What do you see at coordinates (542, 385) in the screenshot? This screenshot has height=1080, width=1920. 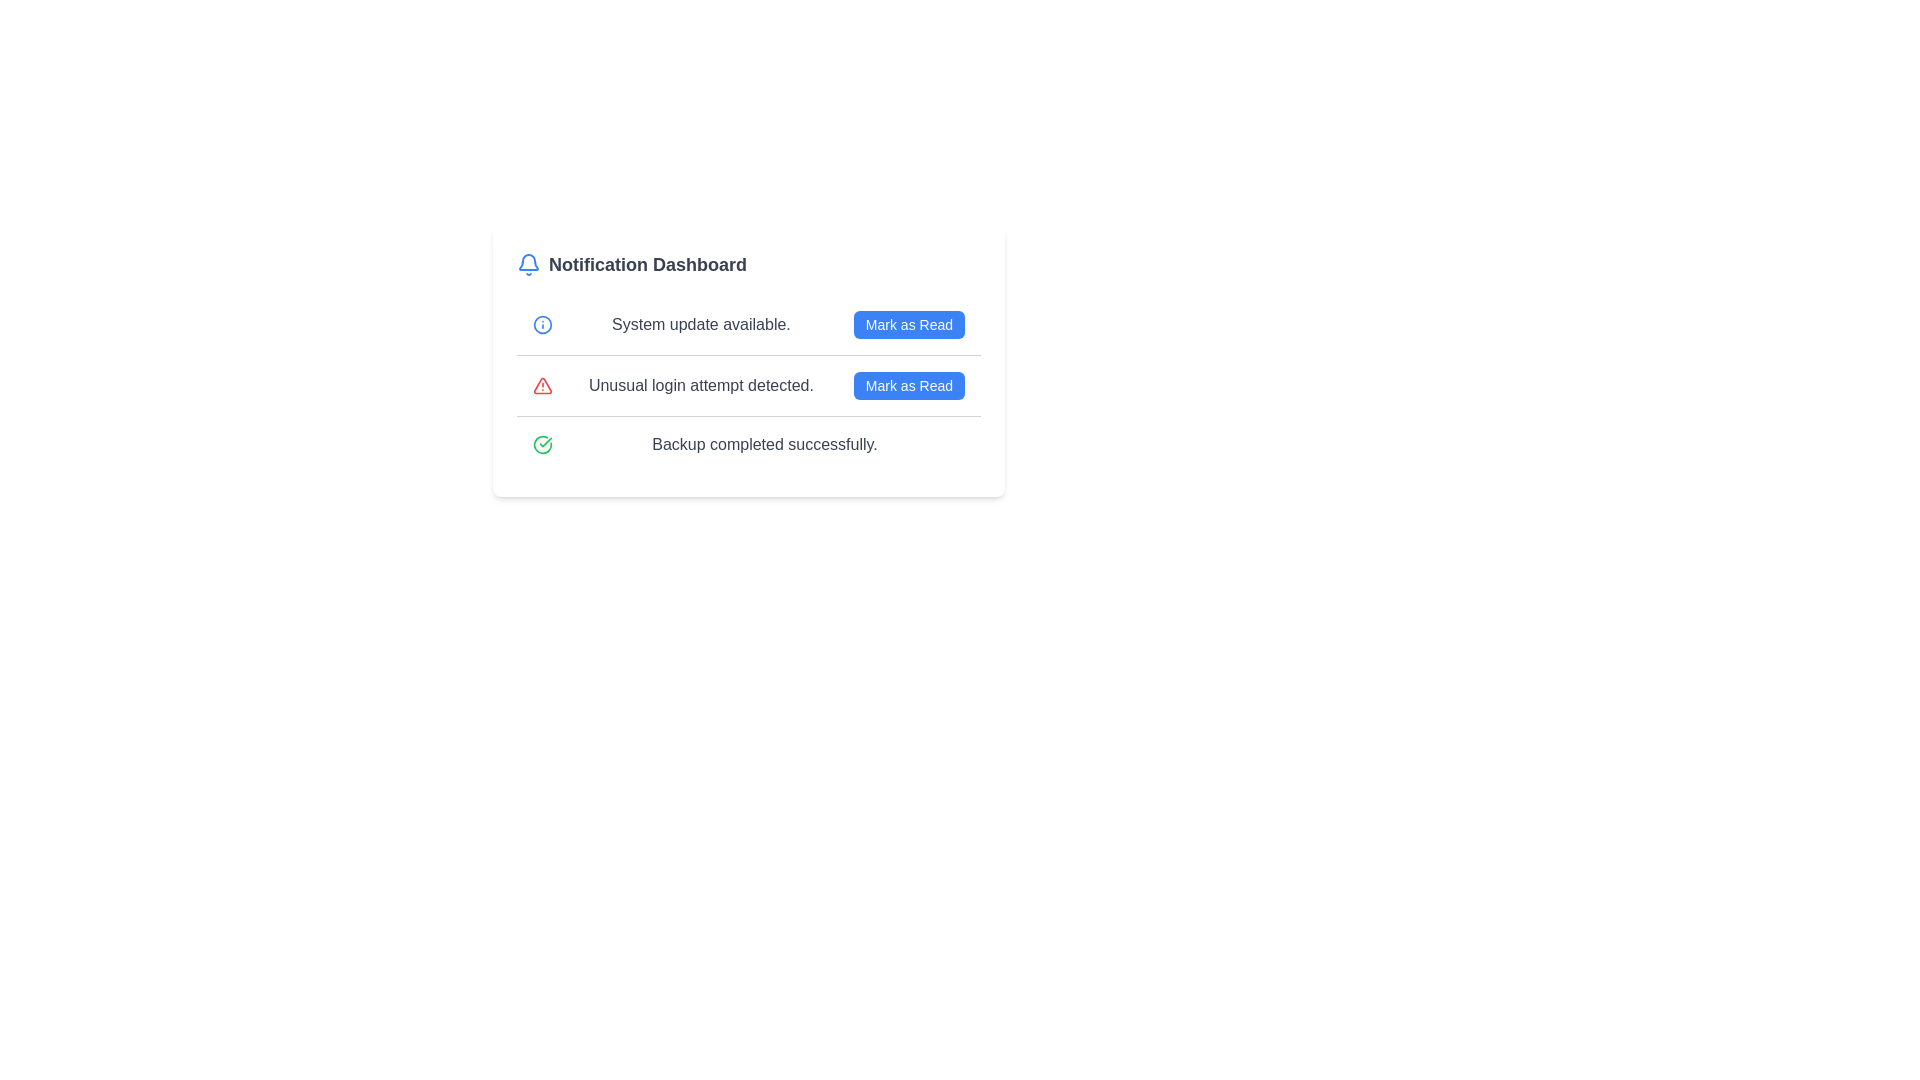 I see `the Warning icon located to the left of the text 'Unusual login attempt detected' in the second notification item` at bounding box center [542, 385].